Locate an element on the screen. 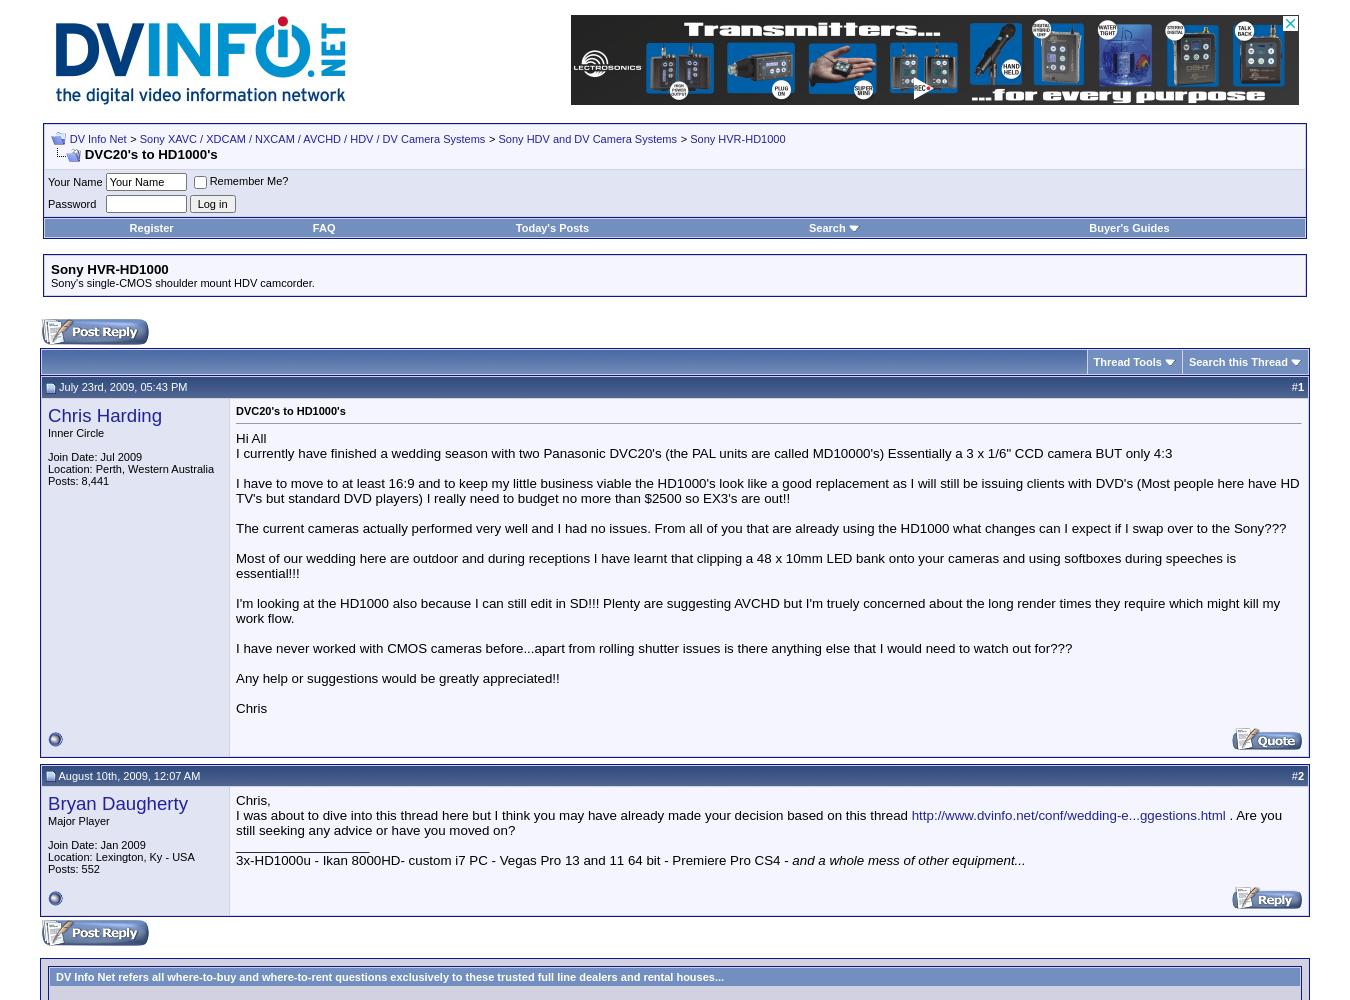 Image resolution: width=1350 pixels, height=1000 pixels. 'Sony XAVC / XDCAM / NXCAM / AVCHD / HDV / DV Camera Systems' is located at coordinates (310, 139).